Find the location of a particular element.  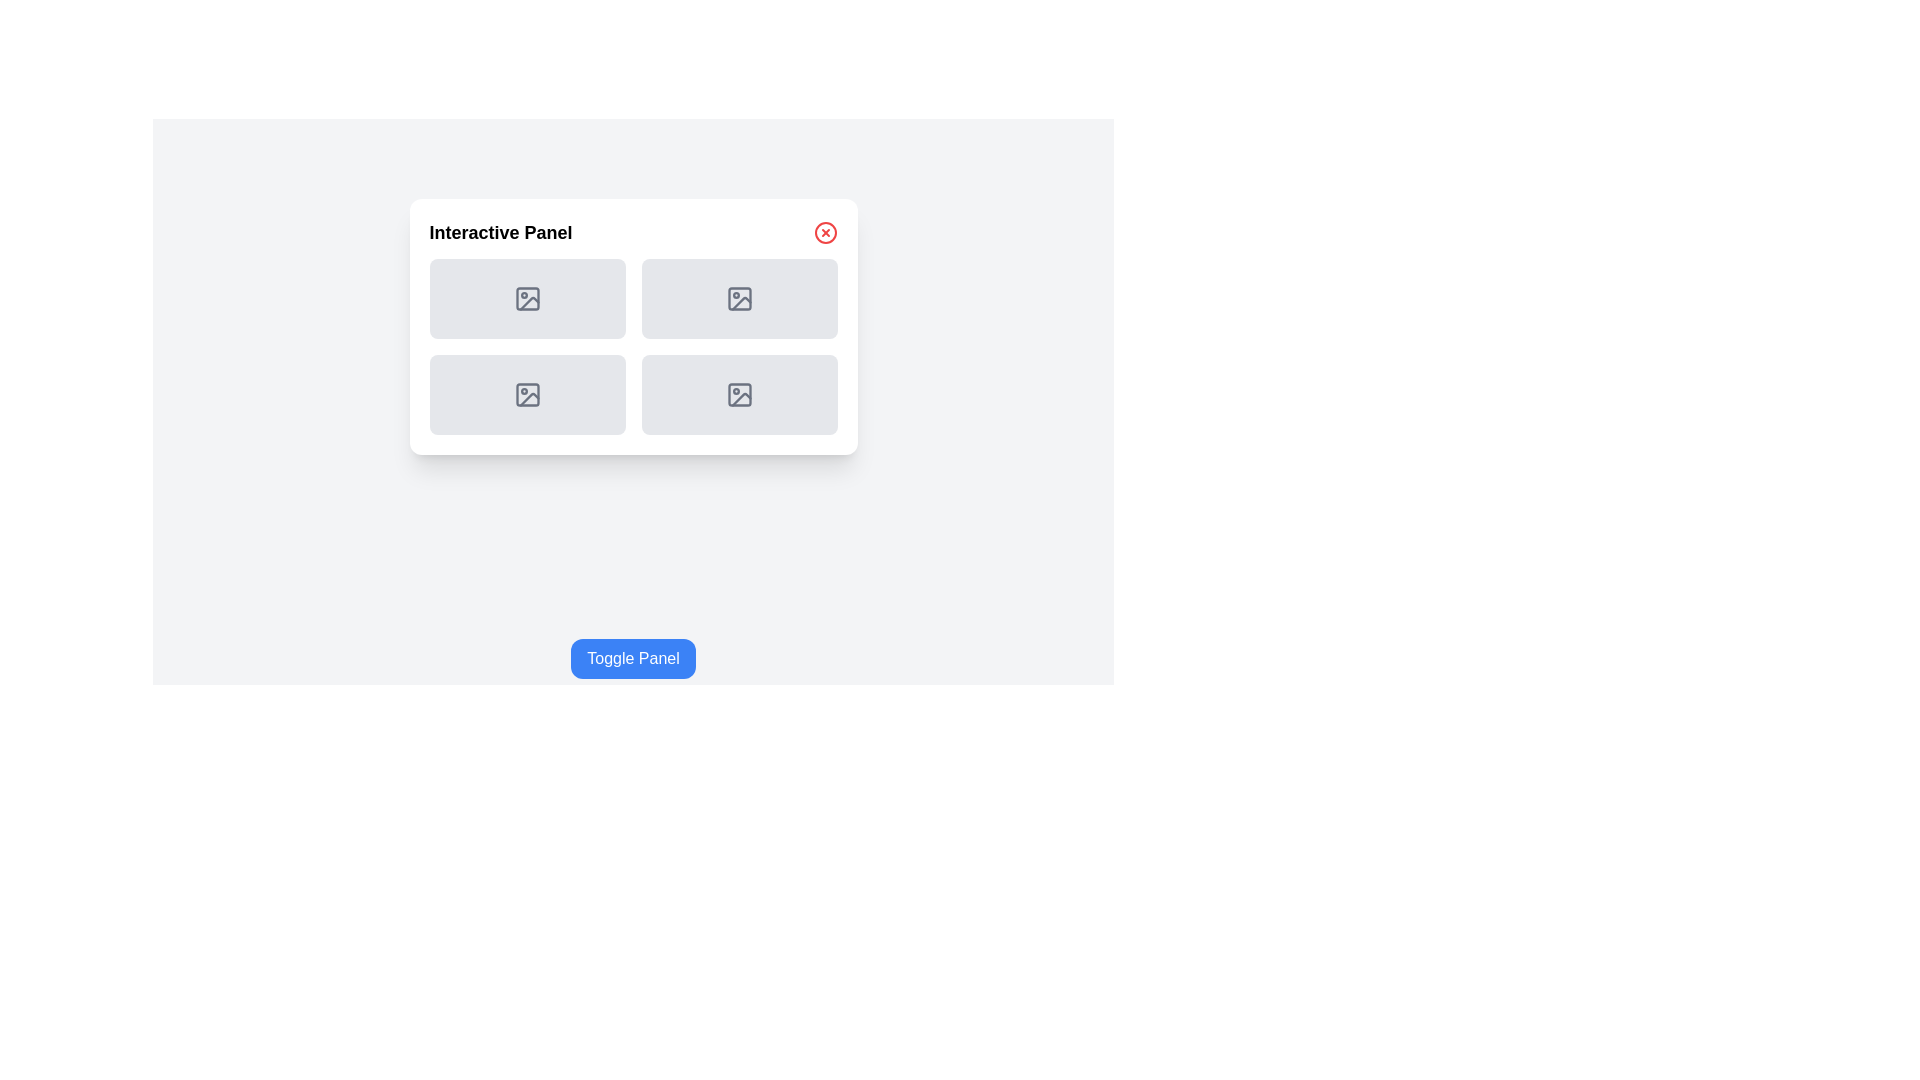

the decorative icon located in the second row and first column of the 2x2 grid within the 'Interactive Panel' is located at coordinates (527, 394).